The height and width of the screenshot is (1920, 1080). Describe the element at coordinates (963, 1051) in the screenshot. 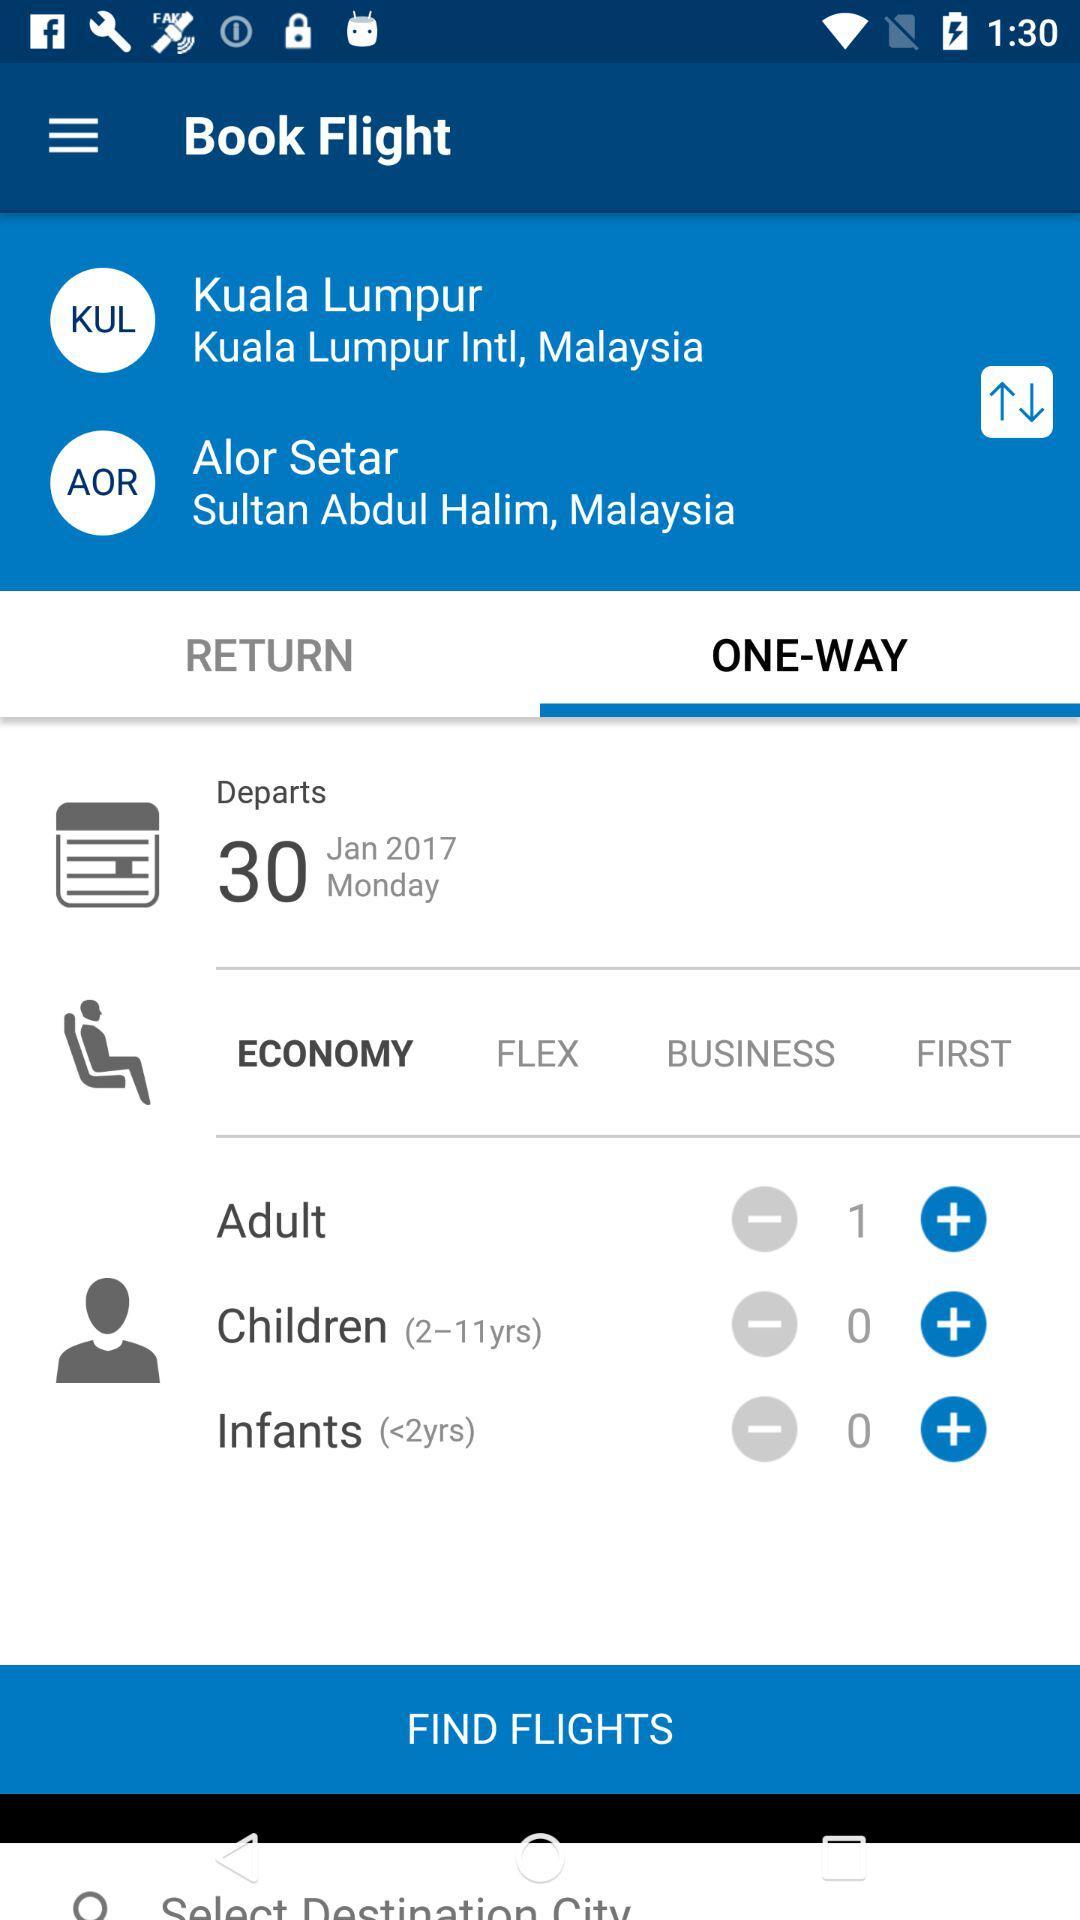

I see `the item to the right of the business radio button` at that location.